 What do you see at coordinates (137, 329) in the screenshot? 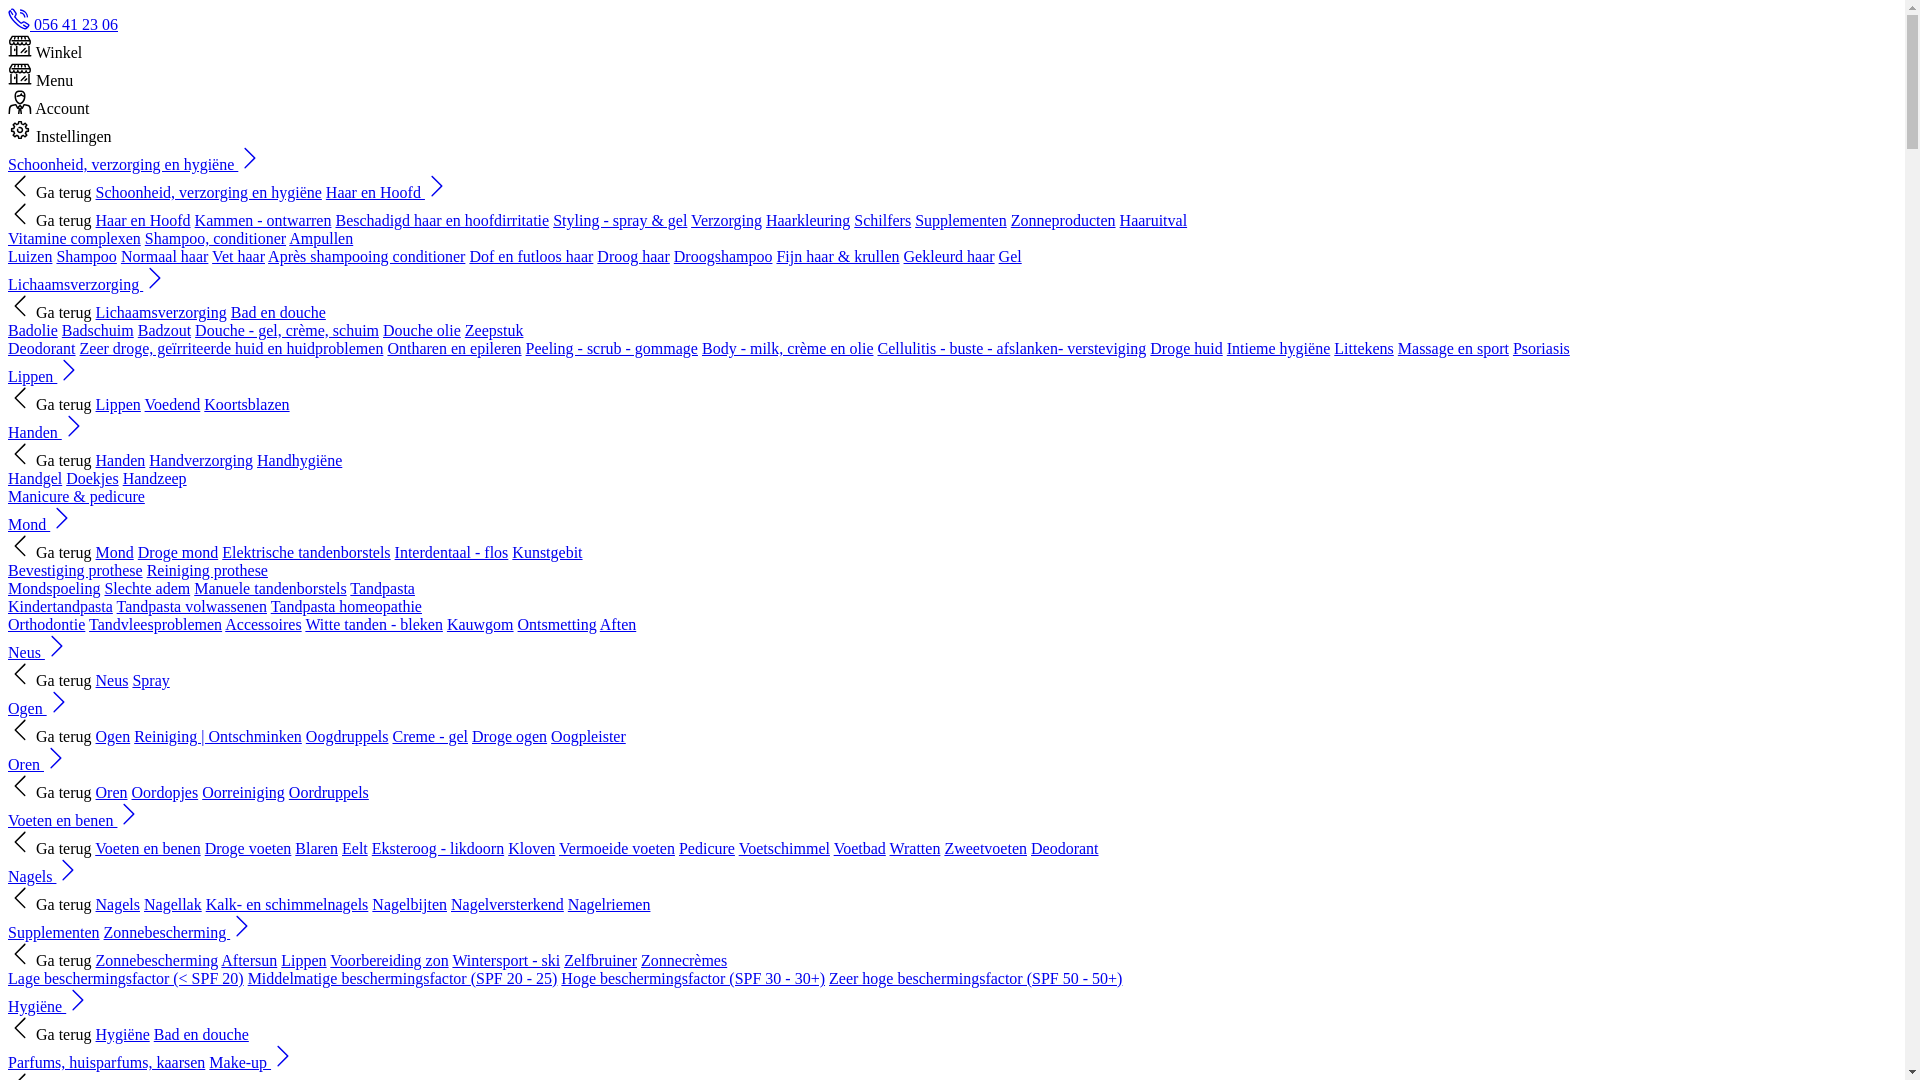
I see `'Badzout'` at bounding box center [137, 329].